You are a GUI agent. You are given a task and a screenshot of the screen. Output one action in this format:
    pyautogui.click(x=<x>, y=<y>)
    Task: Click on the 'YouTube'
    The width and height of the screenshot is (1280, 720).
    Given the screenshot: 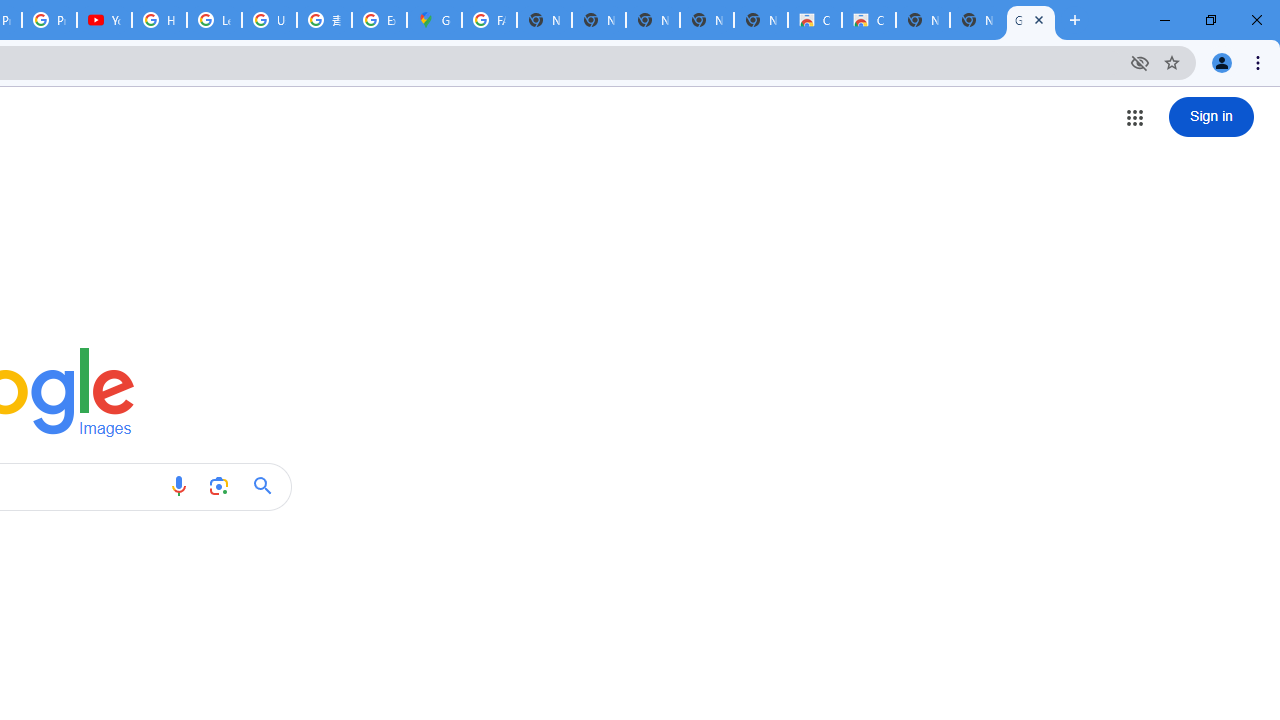 What is the action you would take?
    pyautogui.click(x=103, y=20)
    